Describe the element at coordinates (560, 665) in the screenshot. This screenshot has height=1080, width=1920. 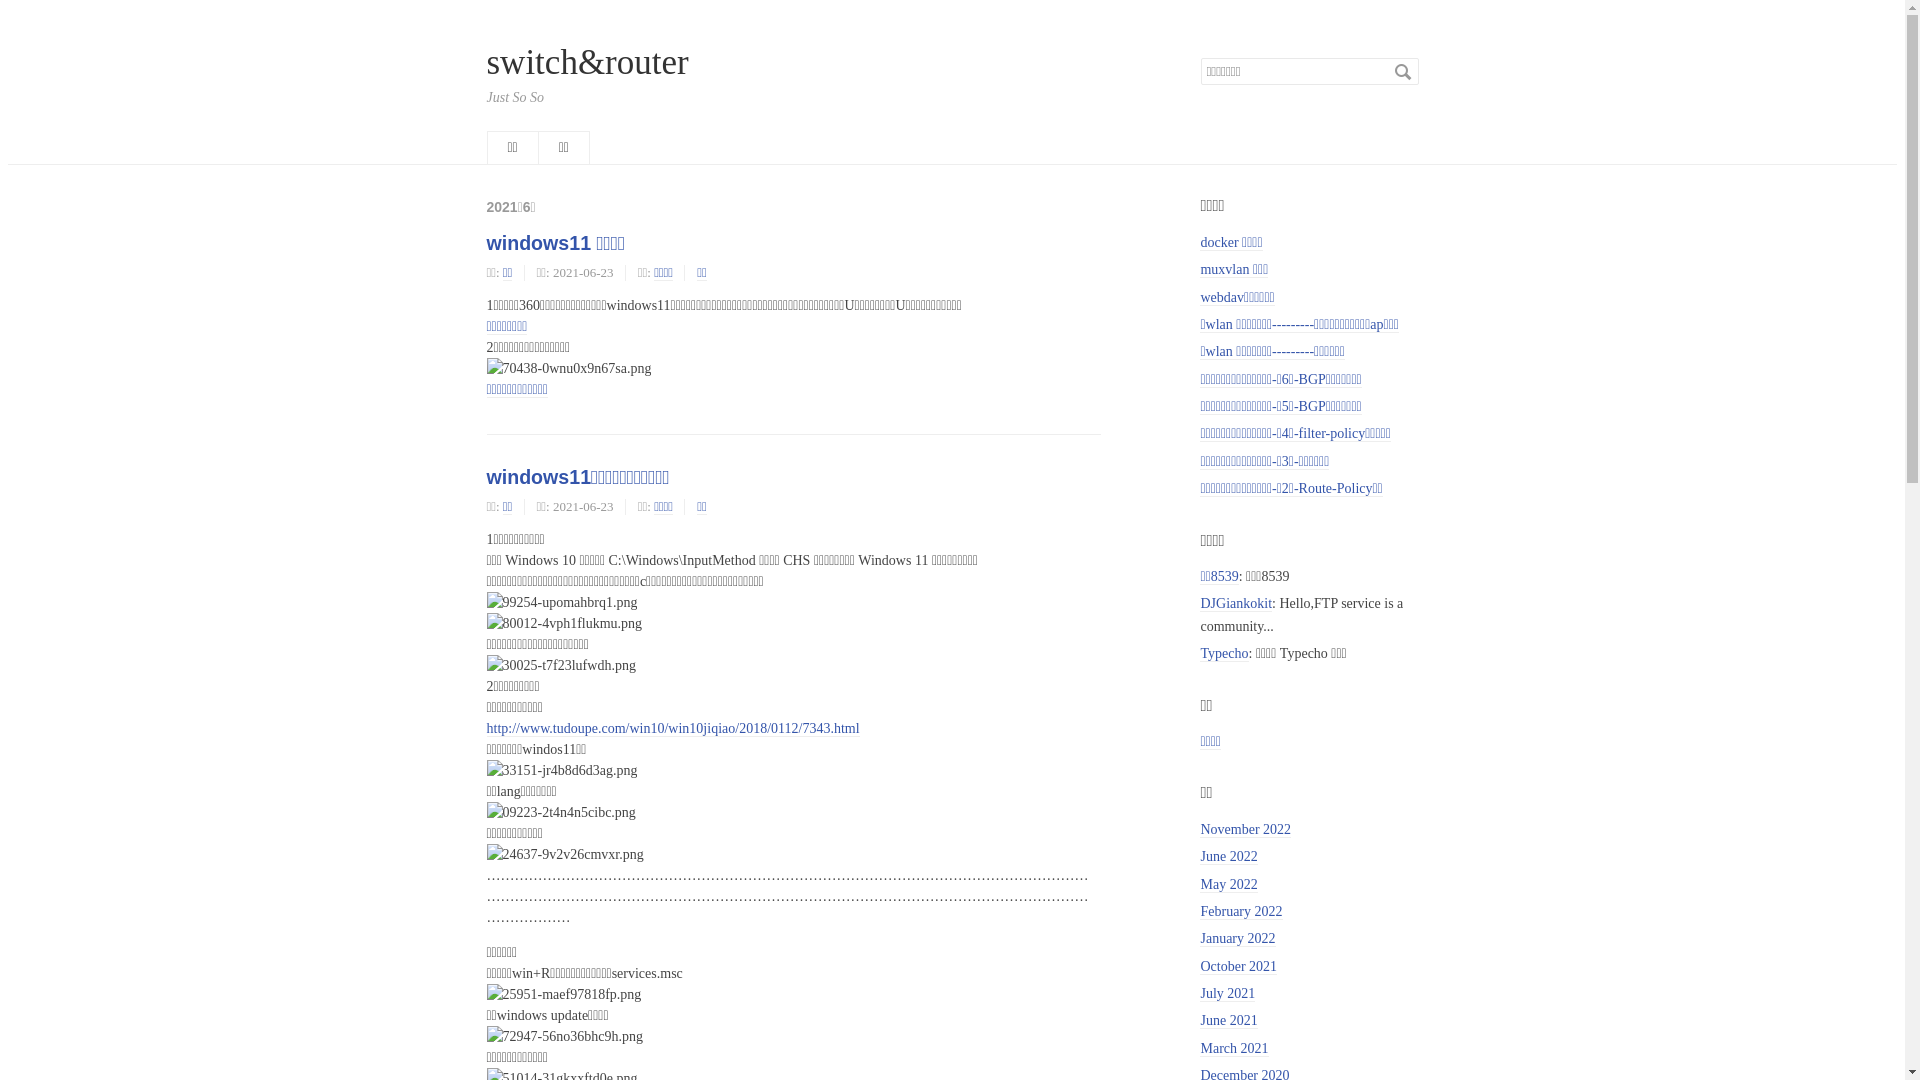
I see `'30025-t7f23lufwdh.png'` at that location.